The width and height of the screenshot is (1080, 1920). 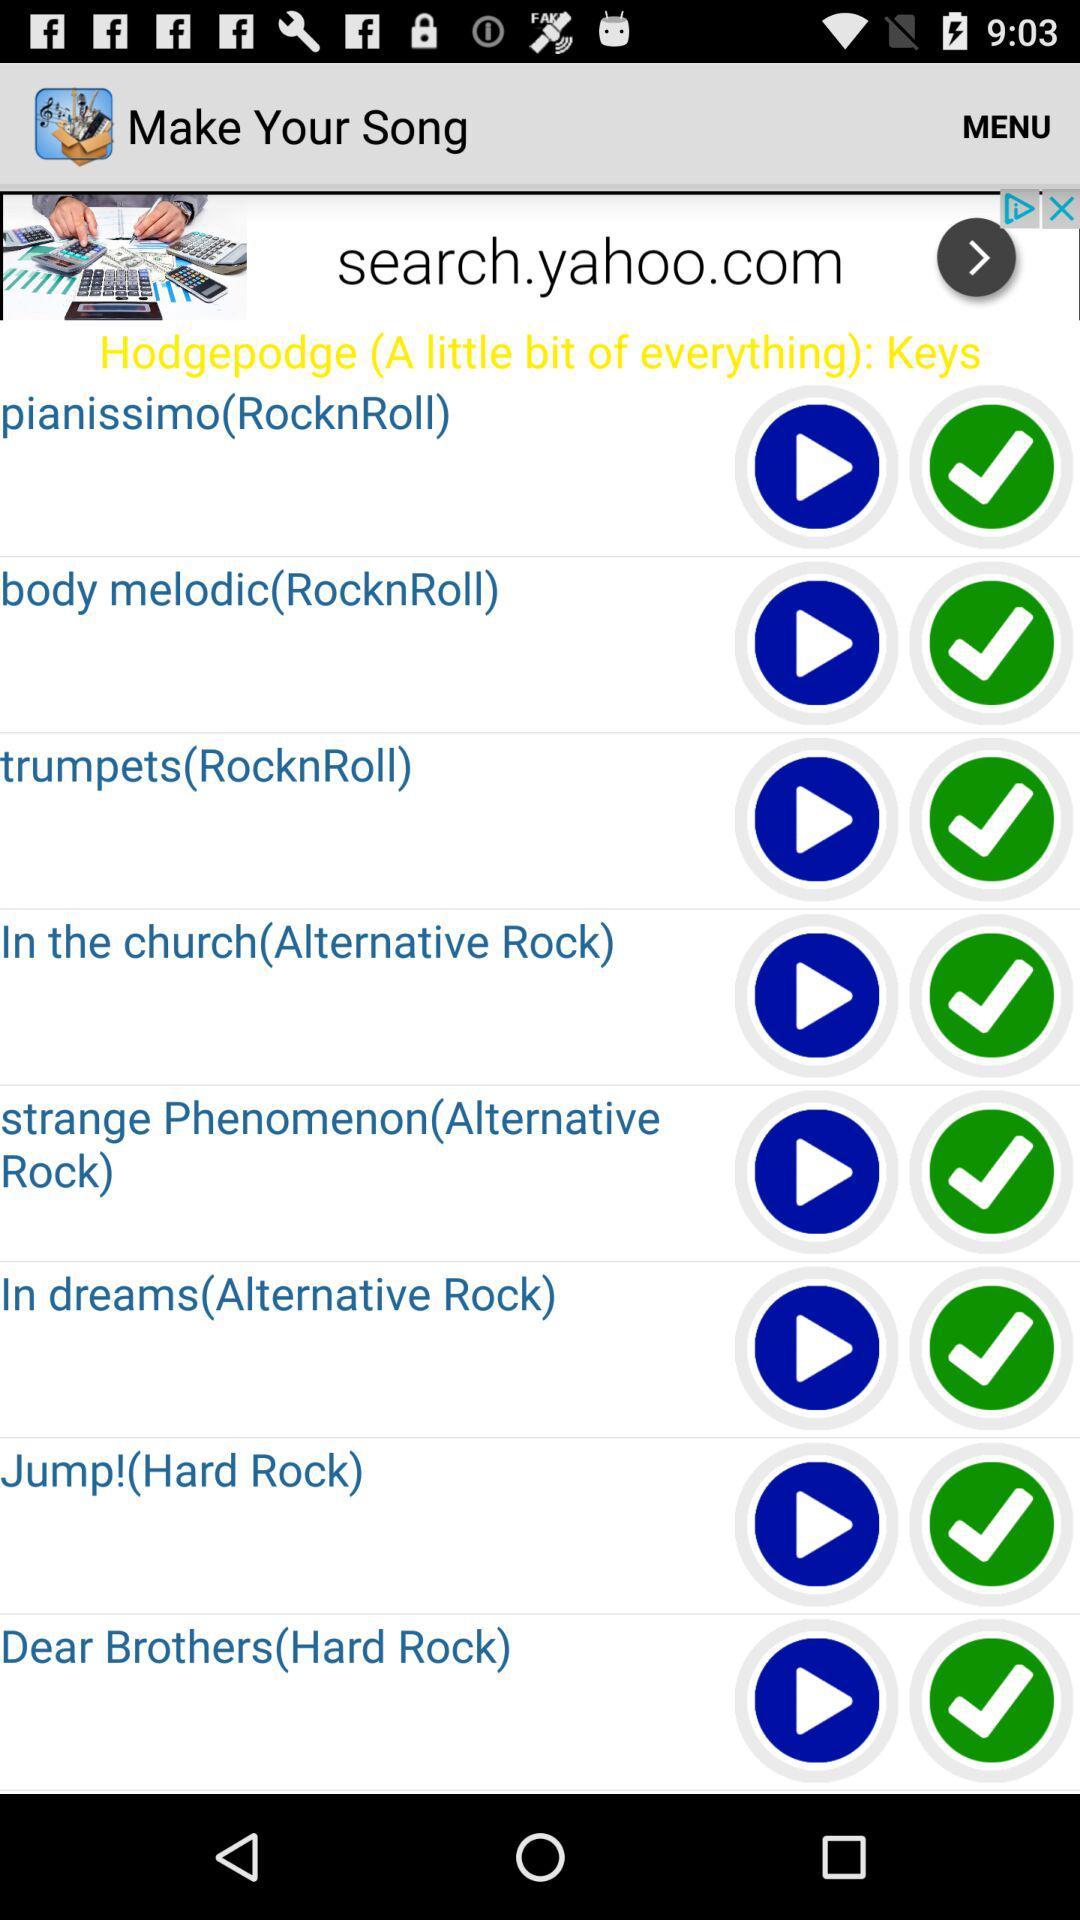 I want to click on song is ready after click, so click(x=992, y=467).